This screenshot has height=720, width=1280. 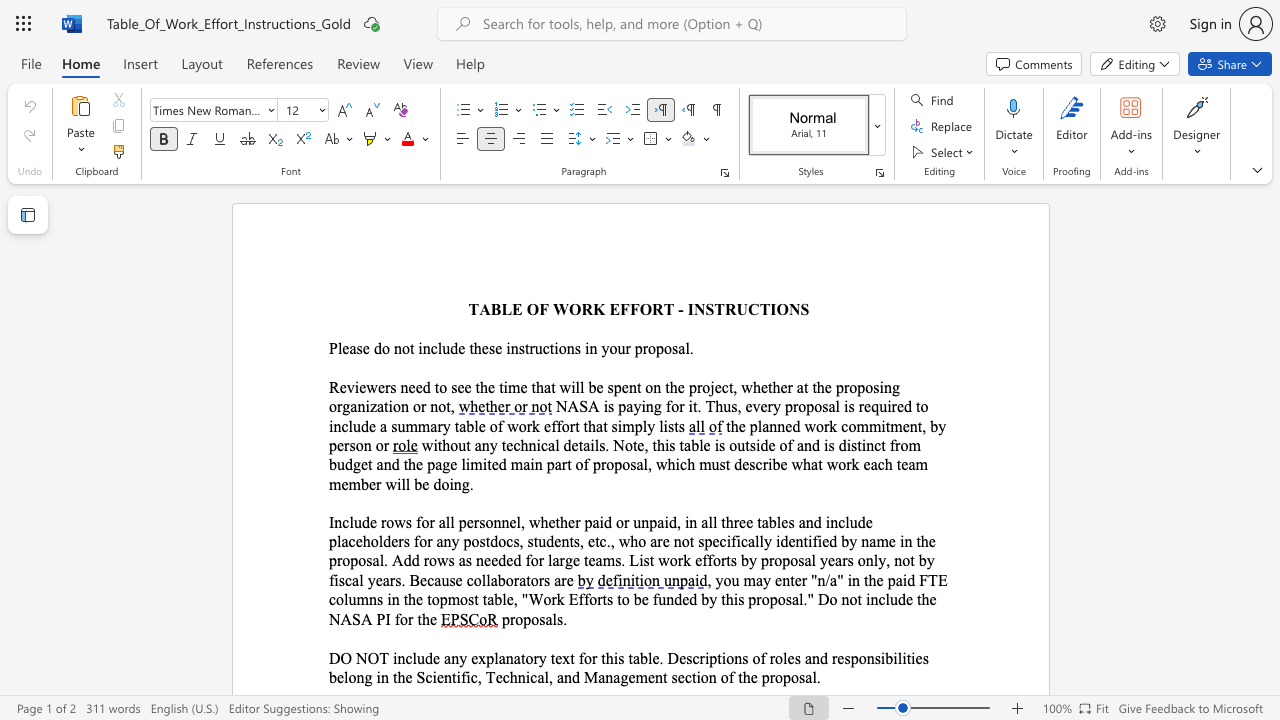 What do you see at coordinates (600, 658) in the screenshot?
I see `the subset text "this table. Descriptions of roles and responsibi" within the text "DO NOT include any explanatory text for this table. Descriptions of roles and responsibilities belong in the Scientific, Technical, and Management section of the proposal."` at bounding box center [600, 658].